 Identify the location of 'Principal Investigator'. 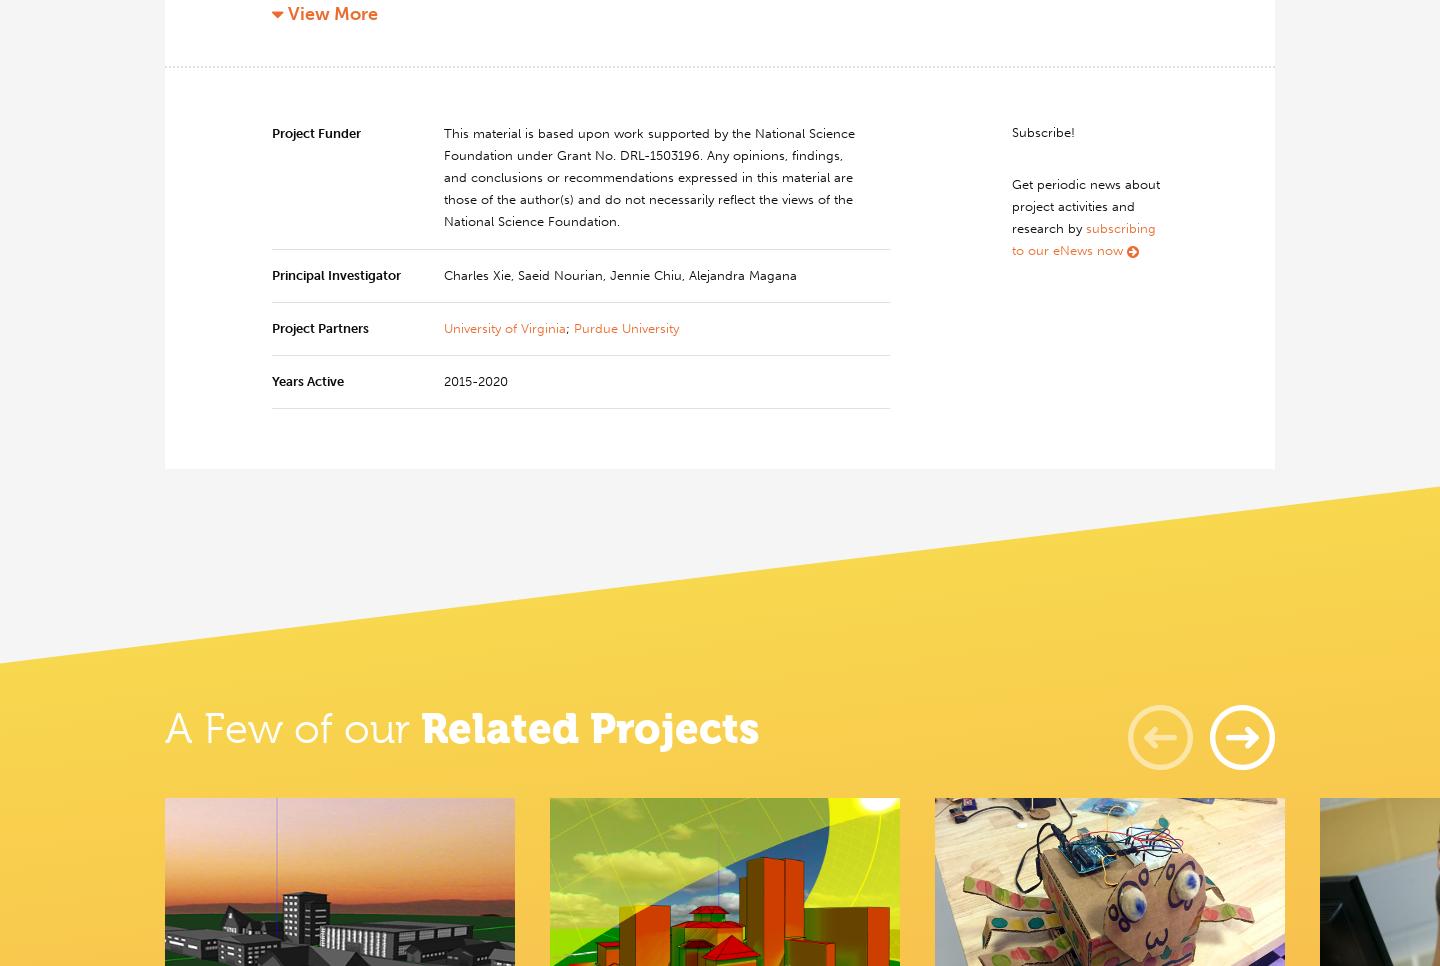
(336, 274).